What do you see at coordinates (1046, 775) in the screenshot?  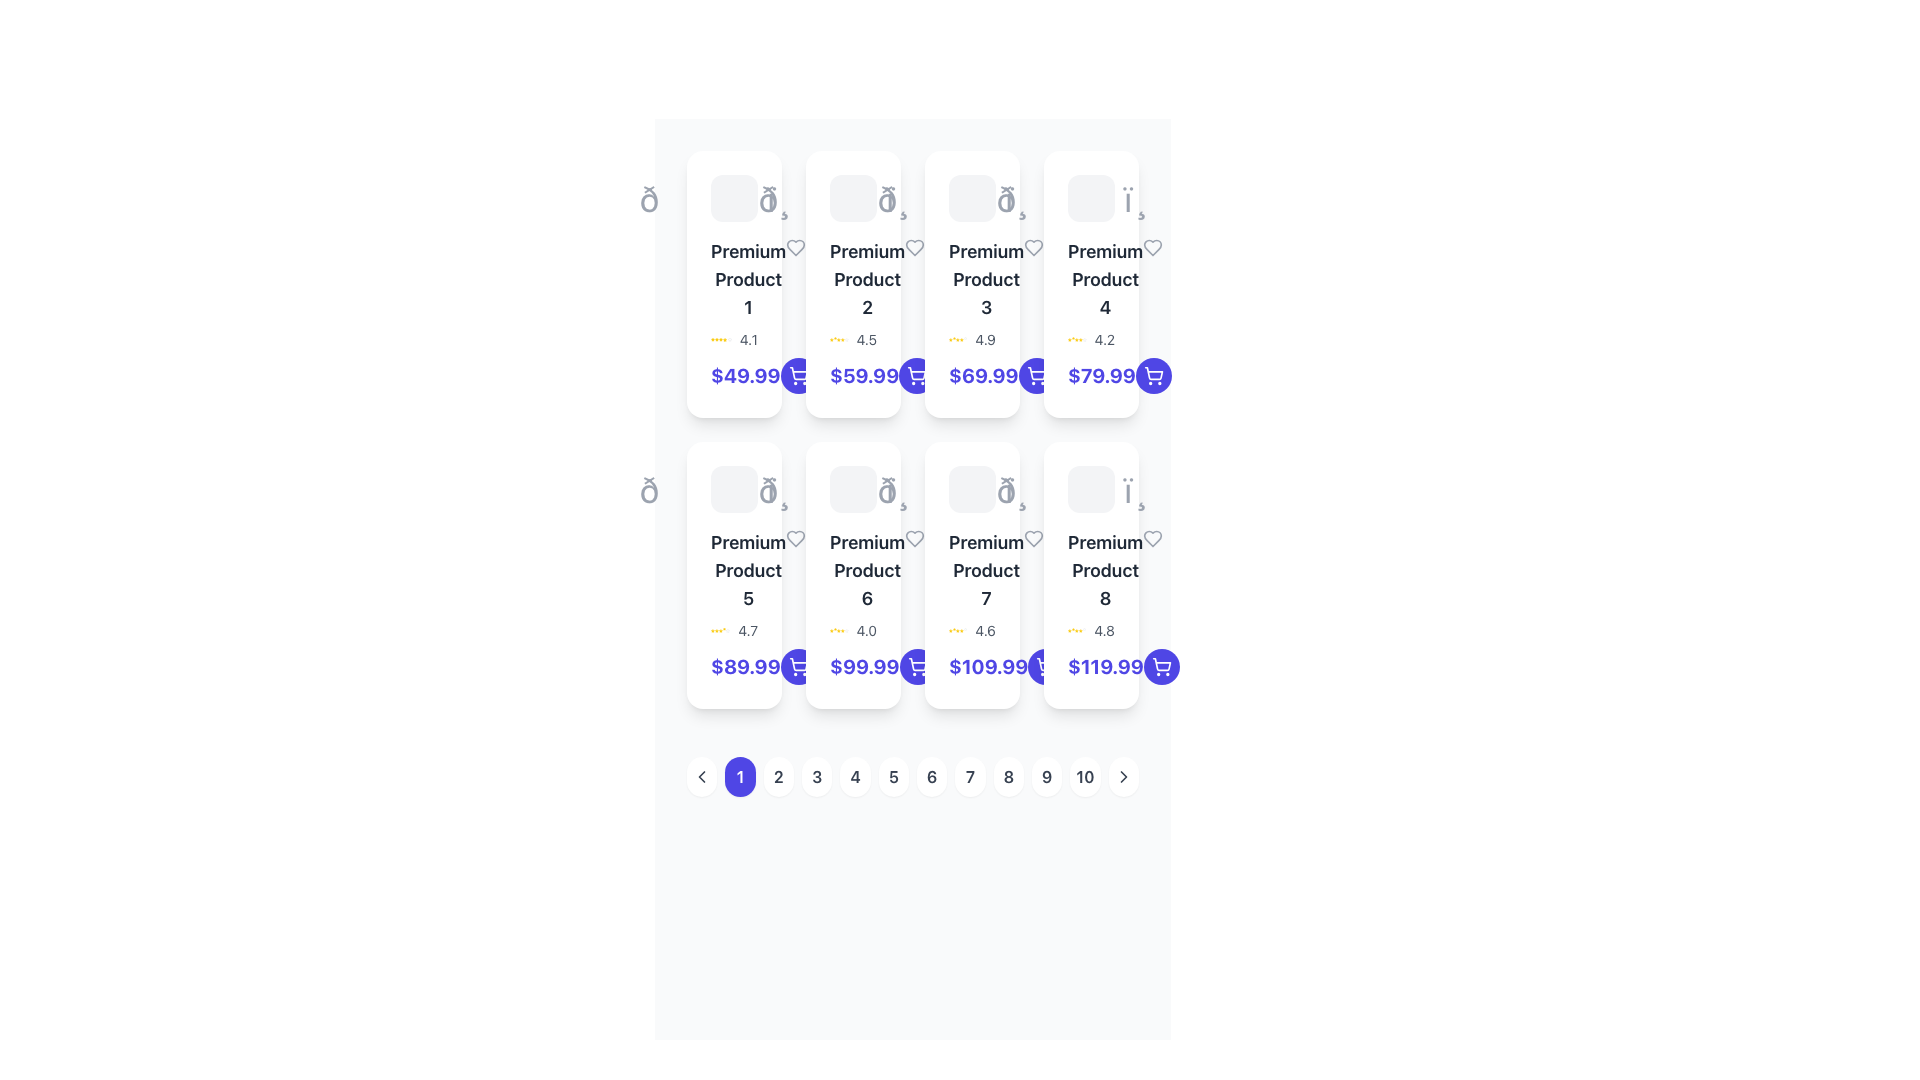 I see `the ninth pagination button located between the buttons labeled '8' and '10'` at bounding box center [1046, 775].